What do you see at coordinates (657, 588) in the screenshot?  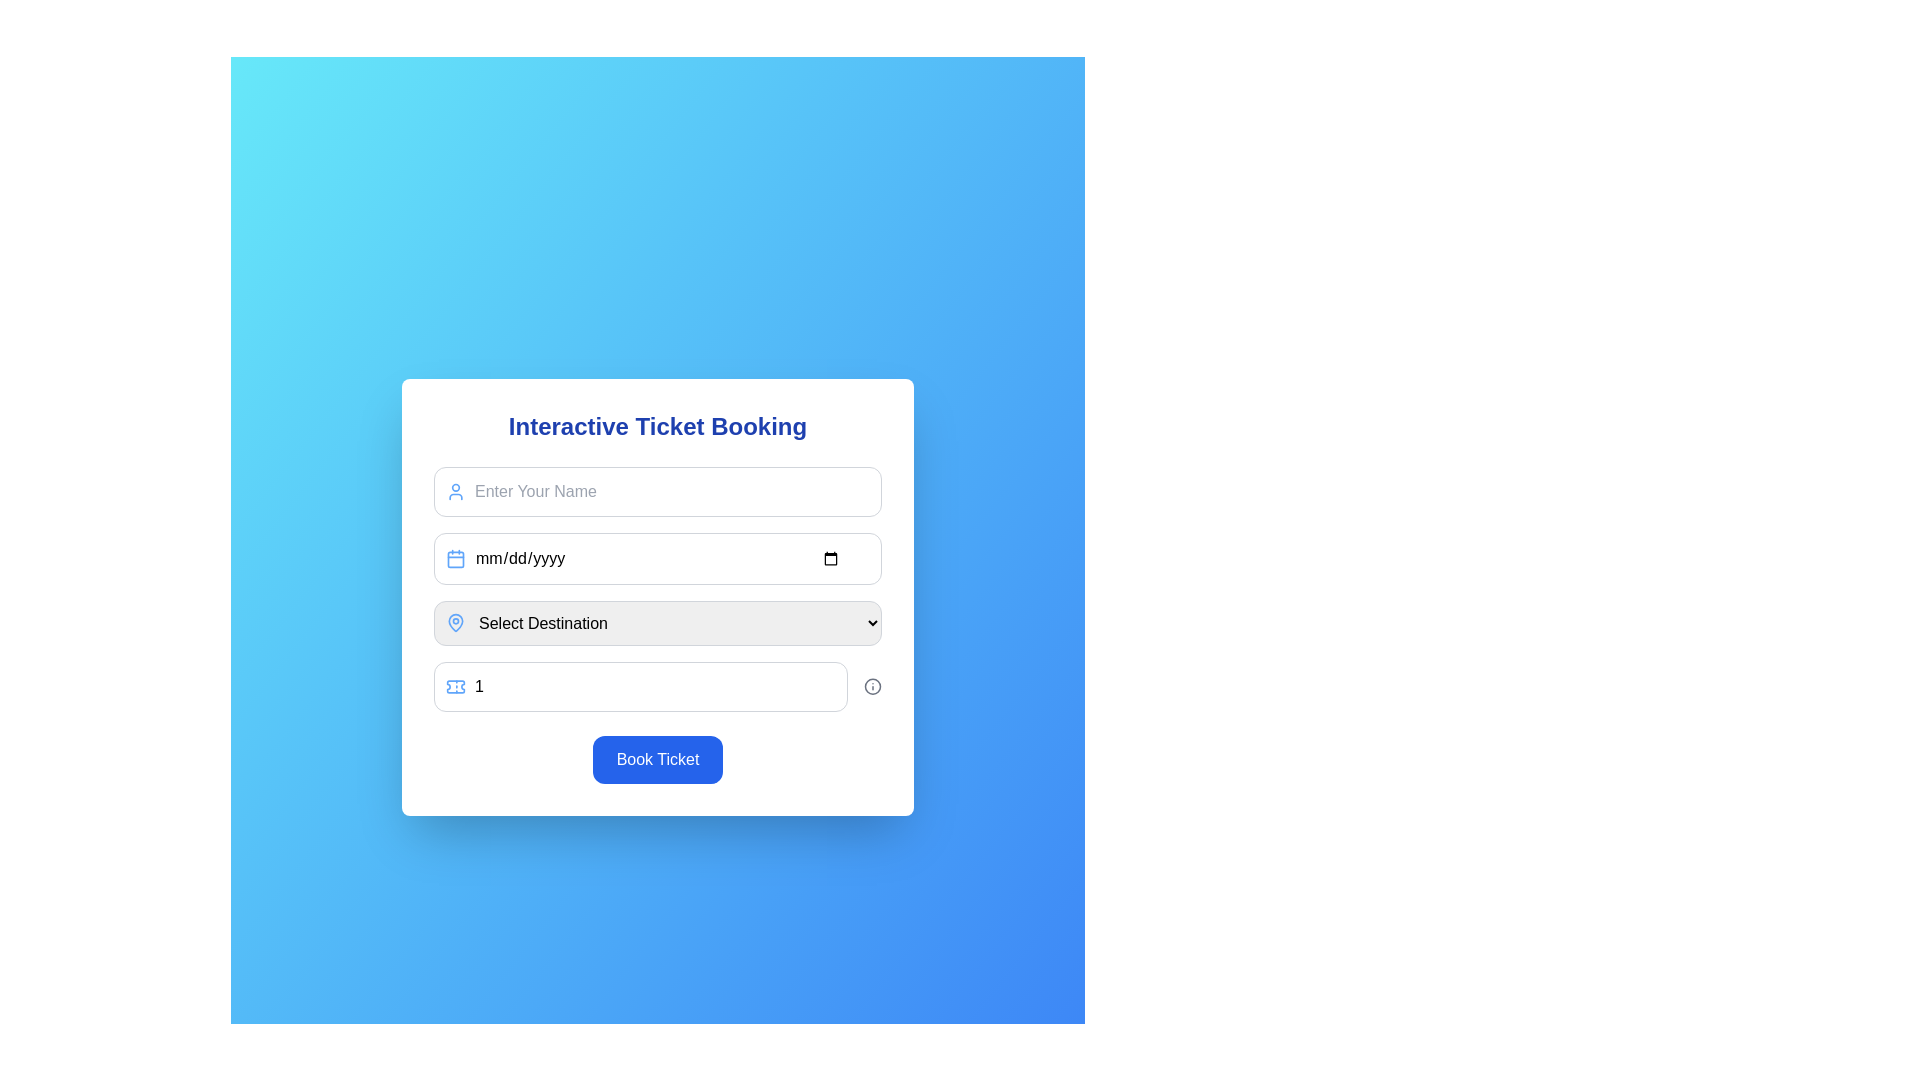 I see `the 'Select Destination' dropdown menu for keyboard interaction` at bounding box center [657, 588].